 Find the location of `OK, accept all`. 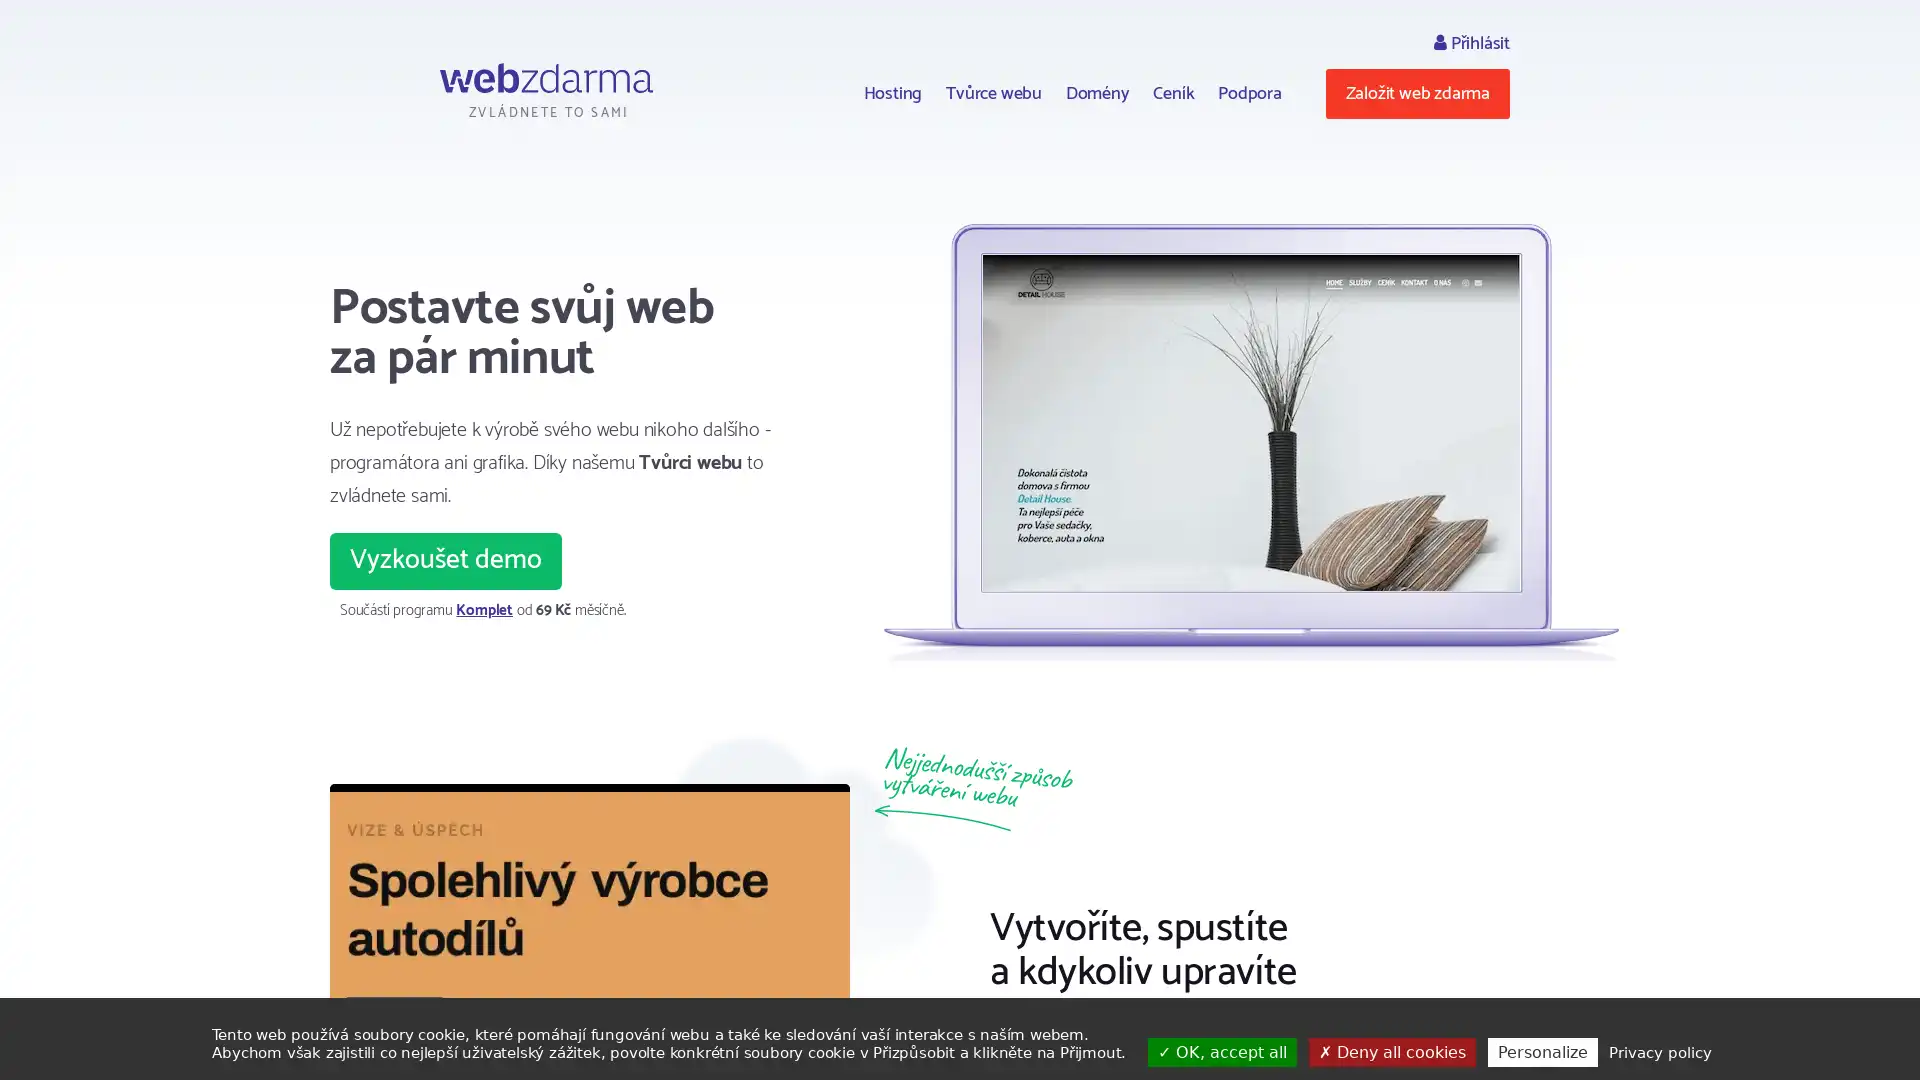

OK, accept all is located at coordinates (1221, 1051).